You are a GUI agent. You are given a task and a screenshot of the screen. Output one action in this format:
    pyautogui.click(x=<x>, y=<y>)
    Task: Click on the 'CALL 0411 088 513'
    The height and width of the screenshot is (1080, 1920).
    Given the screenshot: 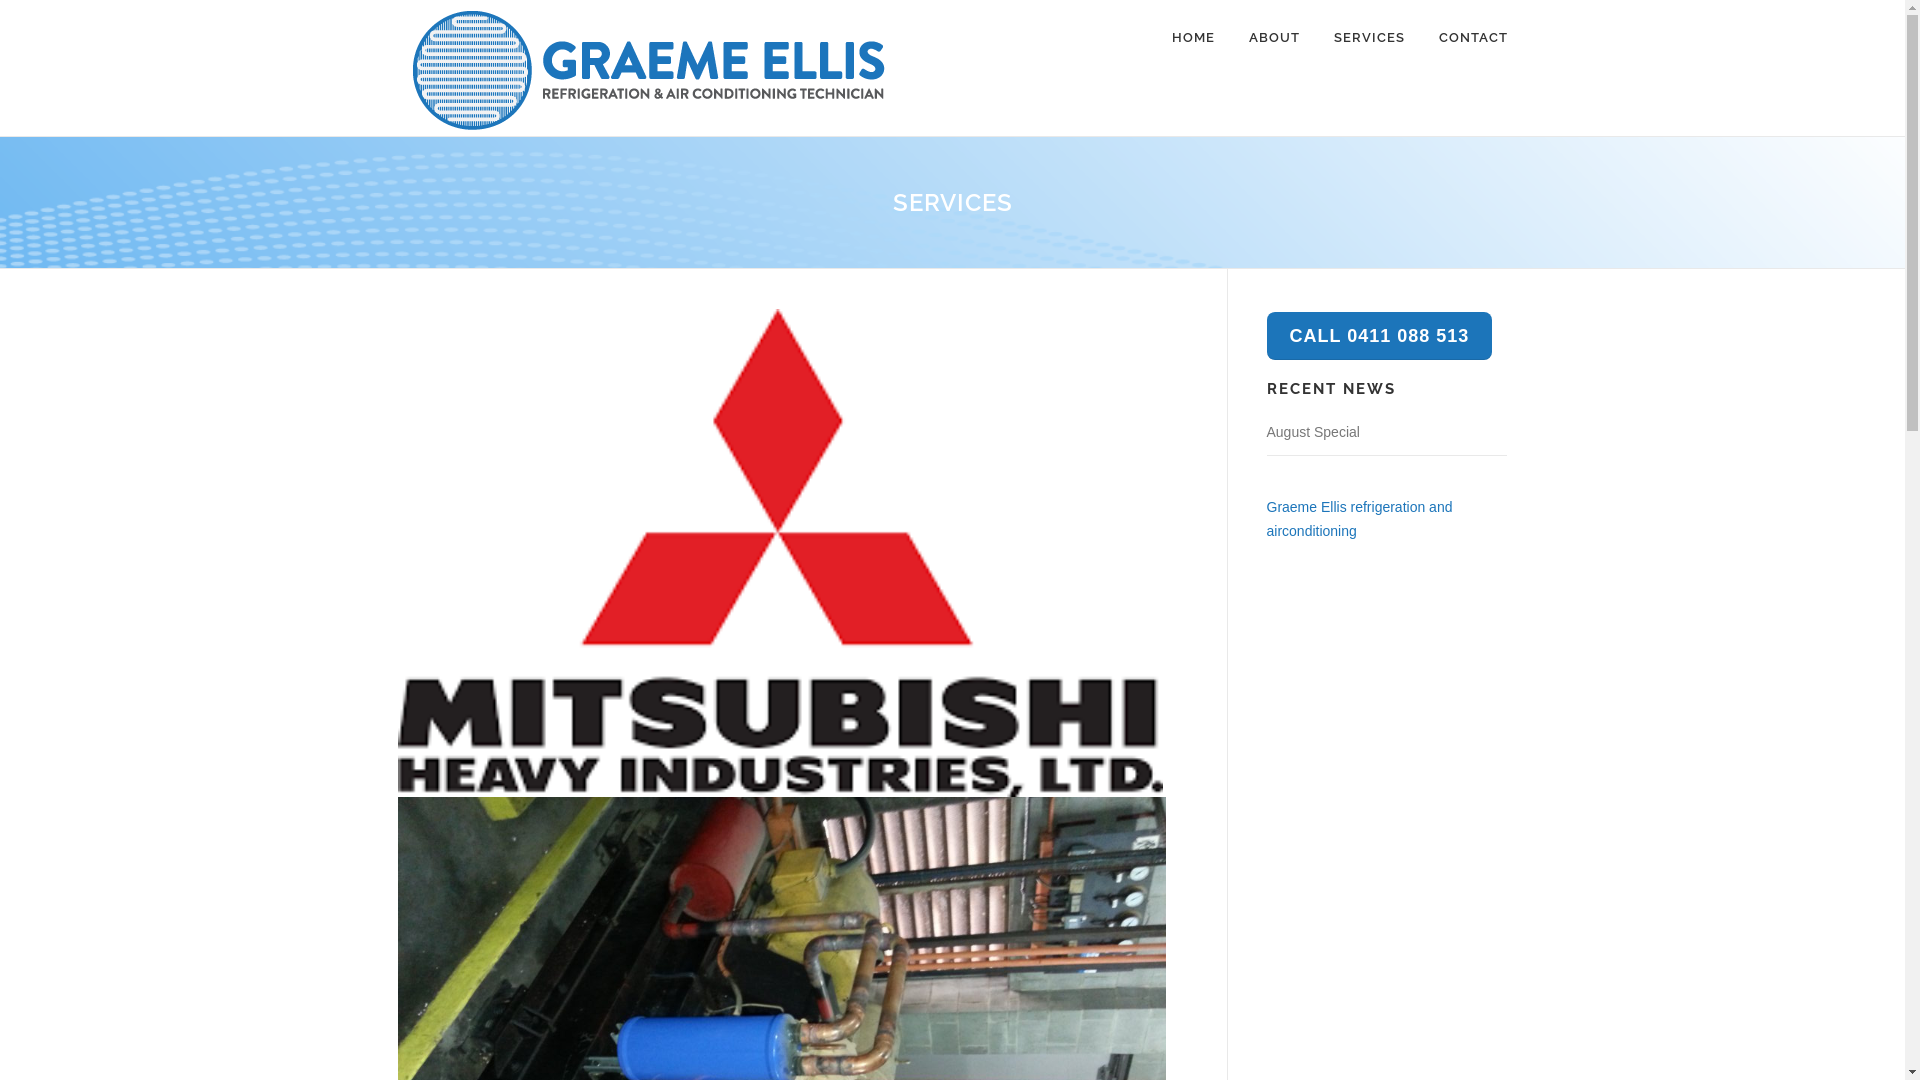 What is the action you would take?
    pyautogui.click(x=1377, y=334)
    